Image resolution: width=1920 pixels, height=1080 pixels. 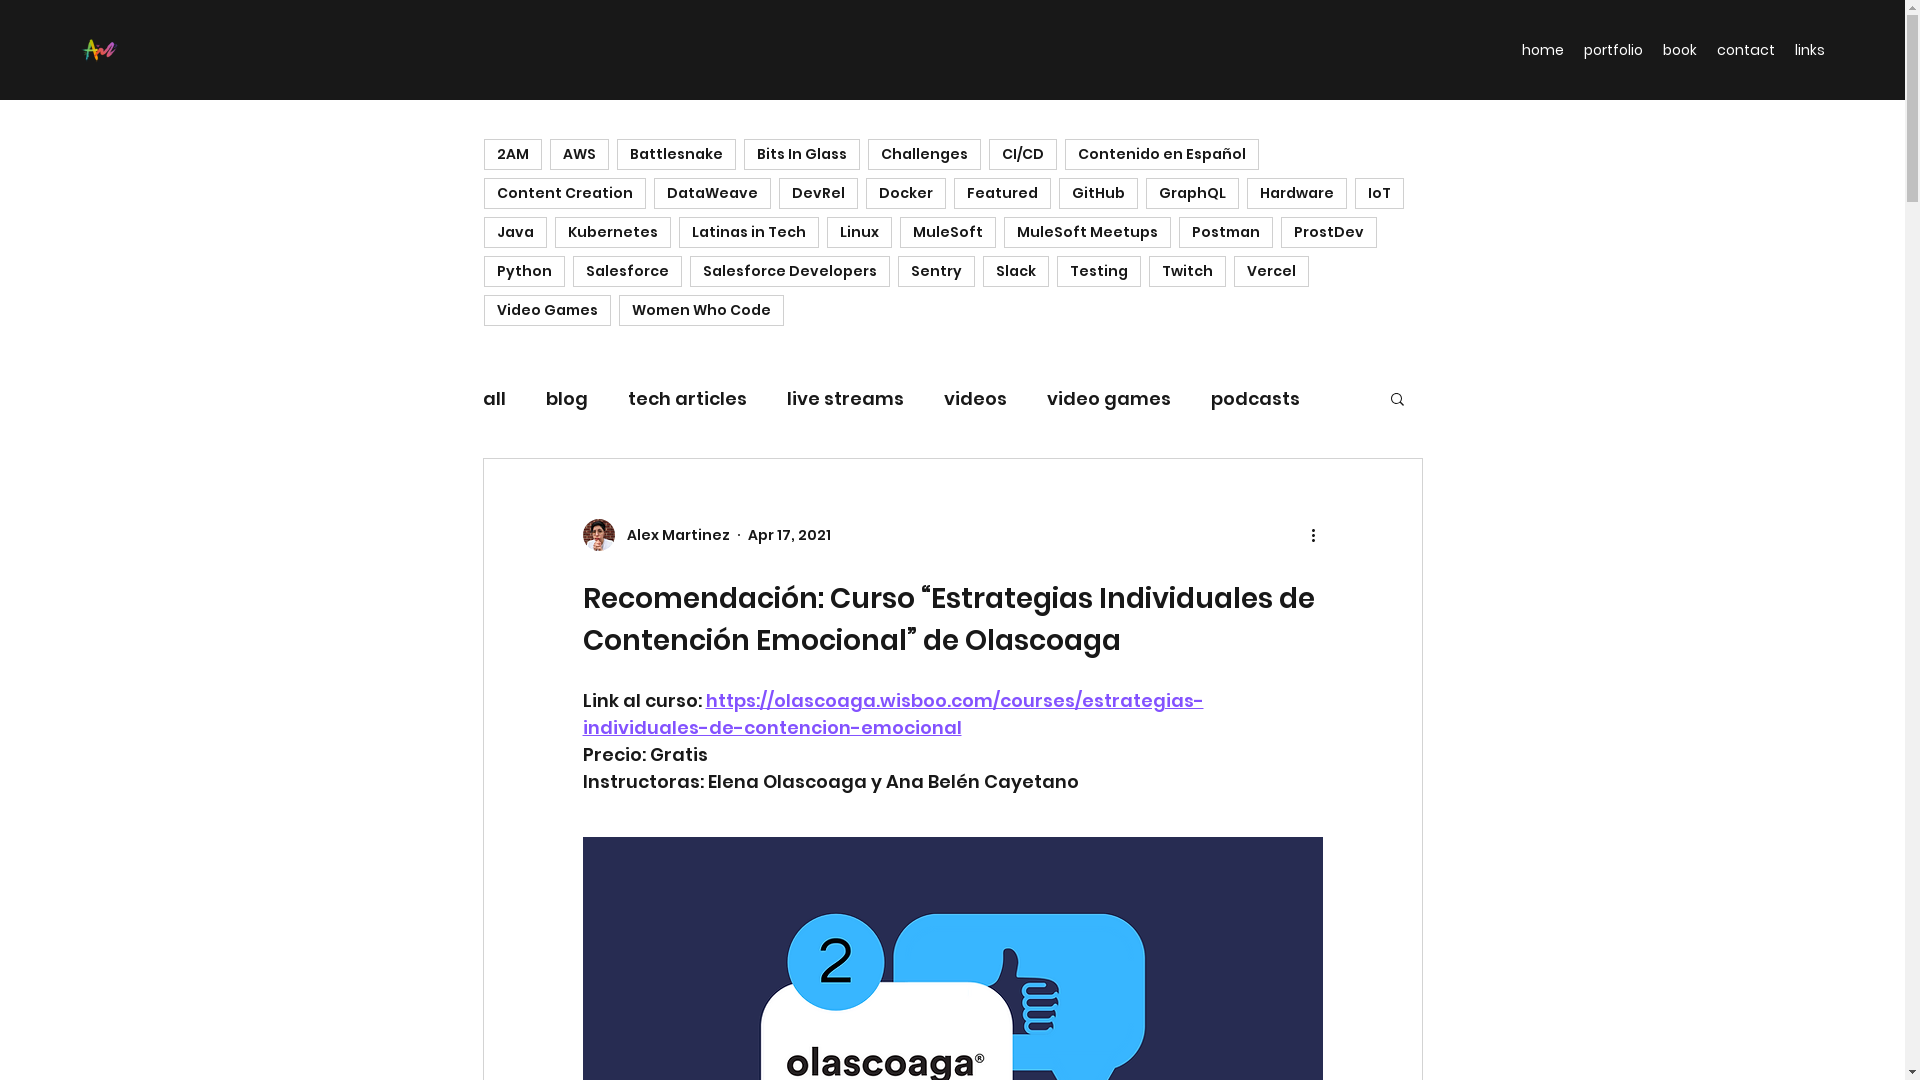 What do you see at coordinates (484, 193) in the screenshot?
I see `'Content Creation'` at bounding box center [484, 193].